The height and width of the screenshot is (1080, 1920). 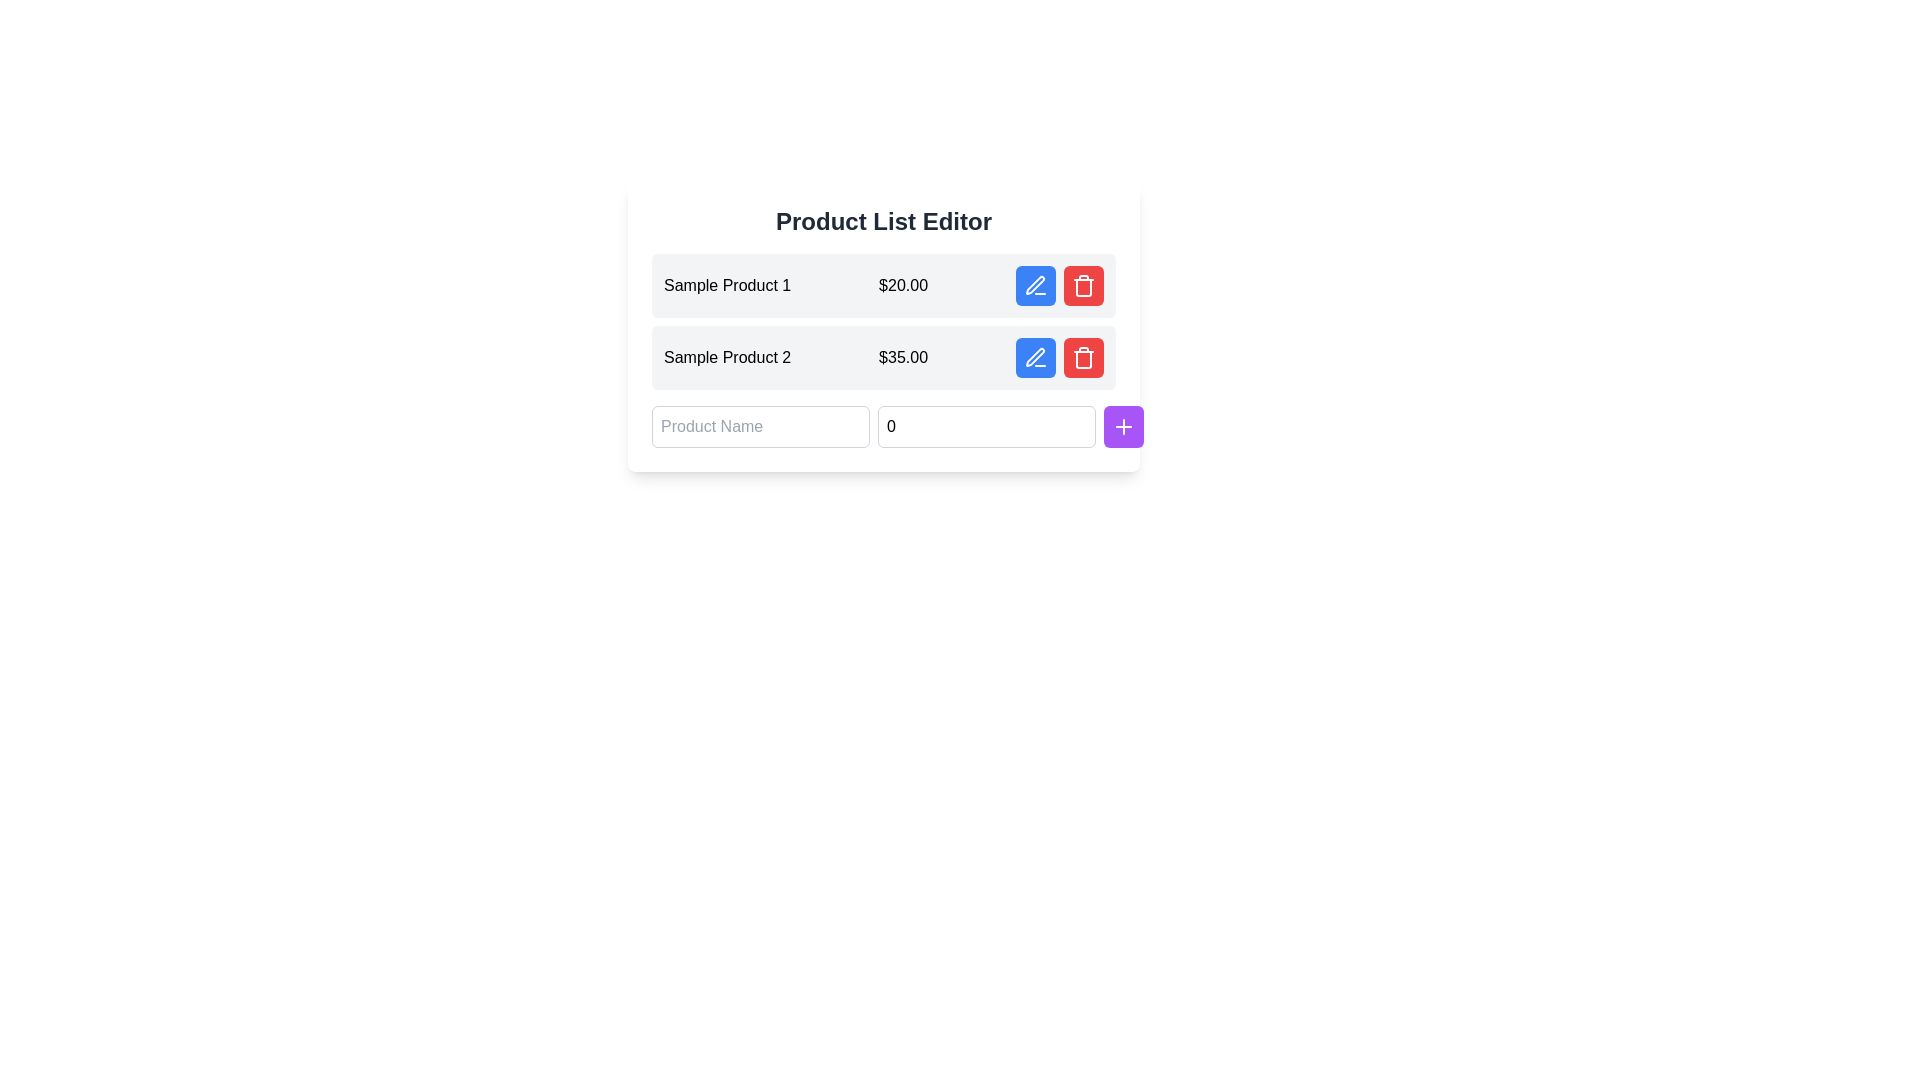 I want to click on displayed text of the Text label showing 'Sample Product 1' in the Product List Editor, so click(x=726, y=285).